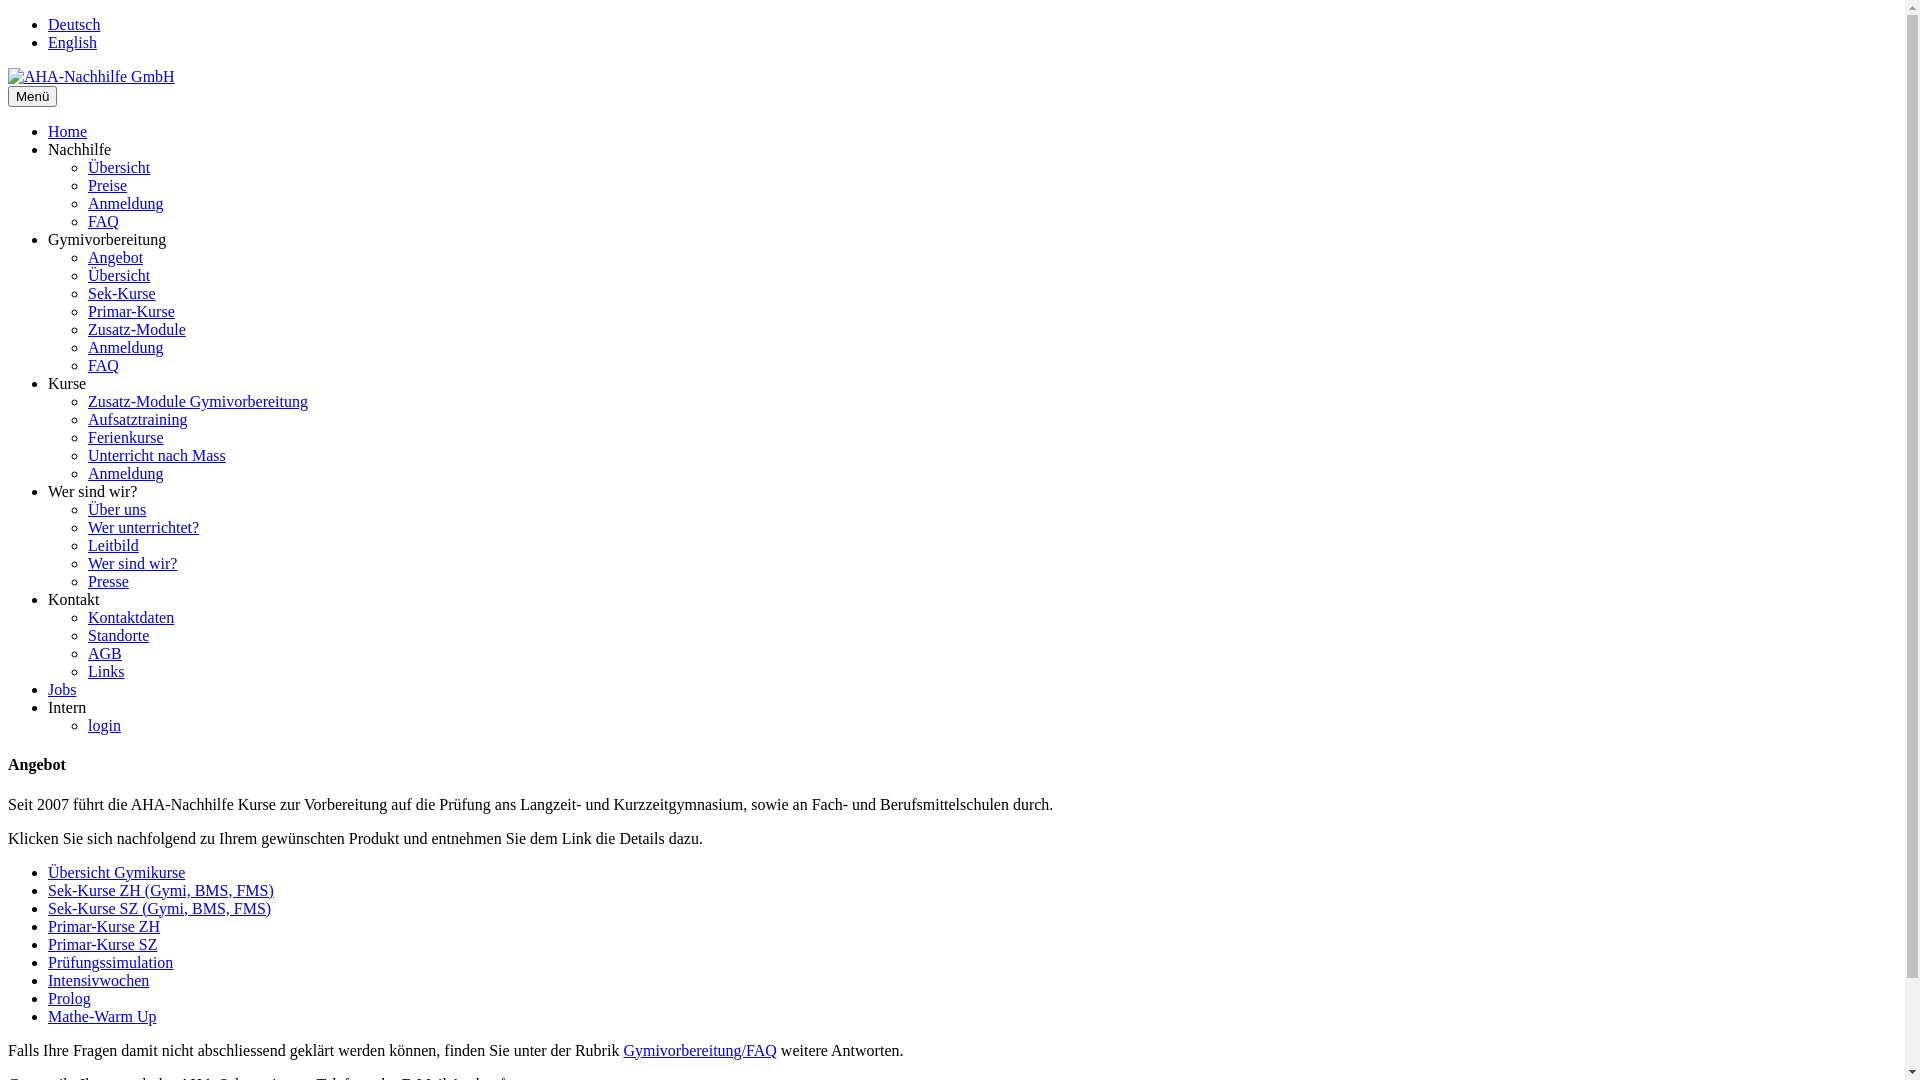 The width and height of the screenshot is (1920, 1080). I want to click on 'Wer sind wir?', so click(131, 563).